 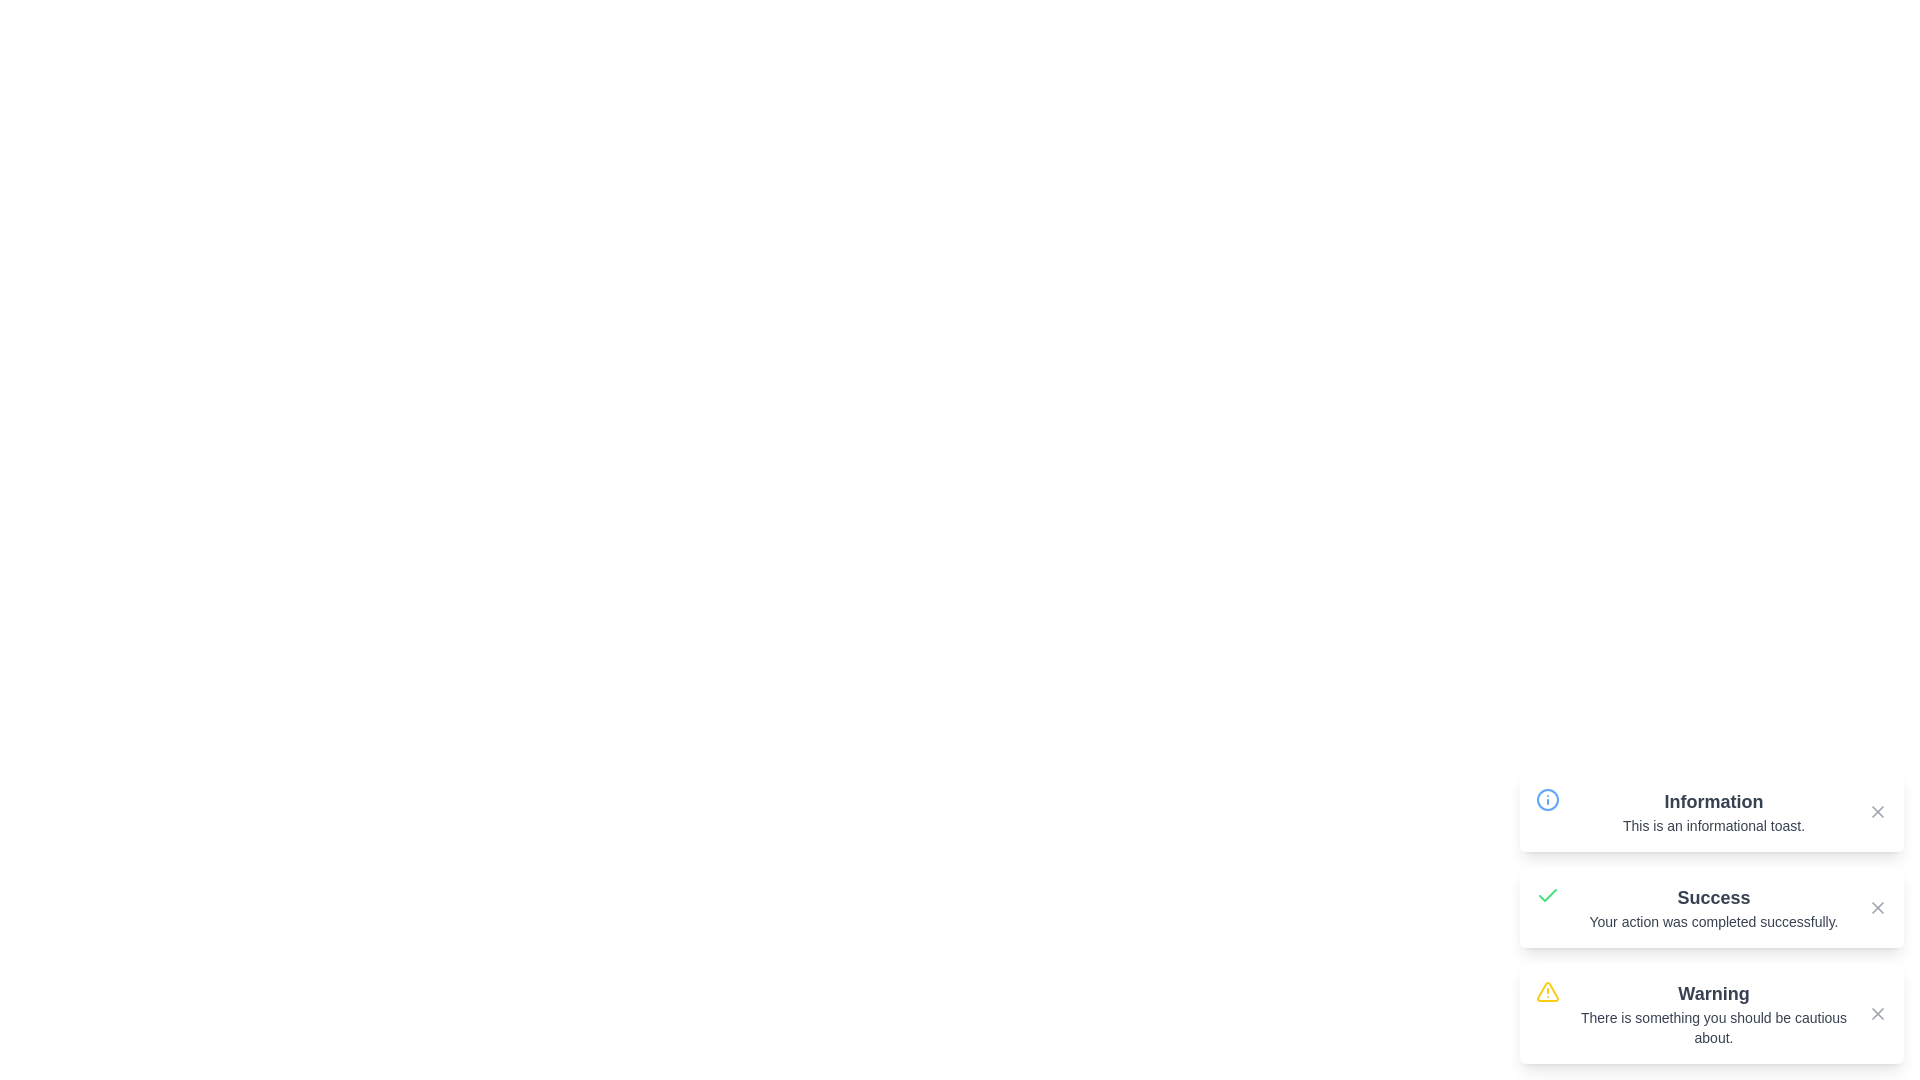 I want to click on the compact gray 'X' icon located at the top-right corner of the 'Success' notification panel, so click(x=1876, y=907).